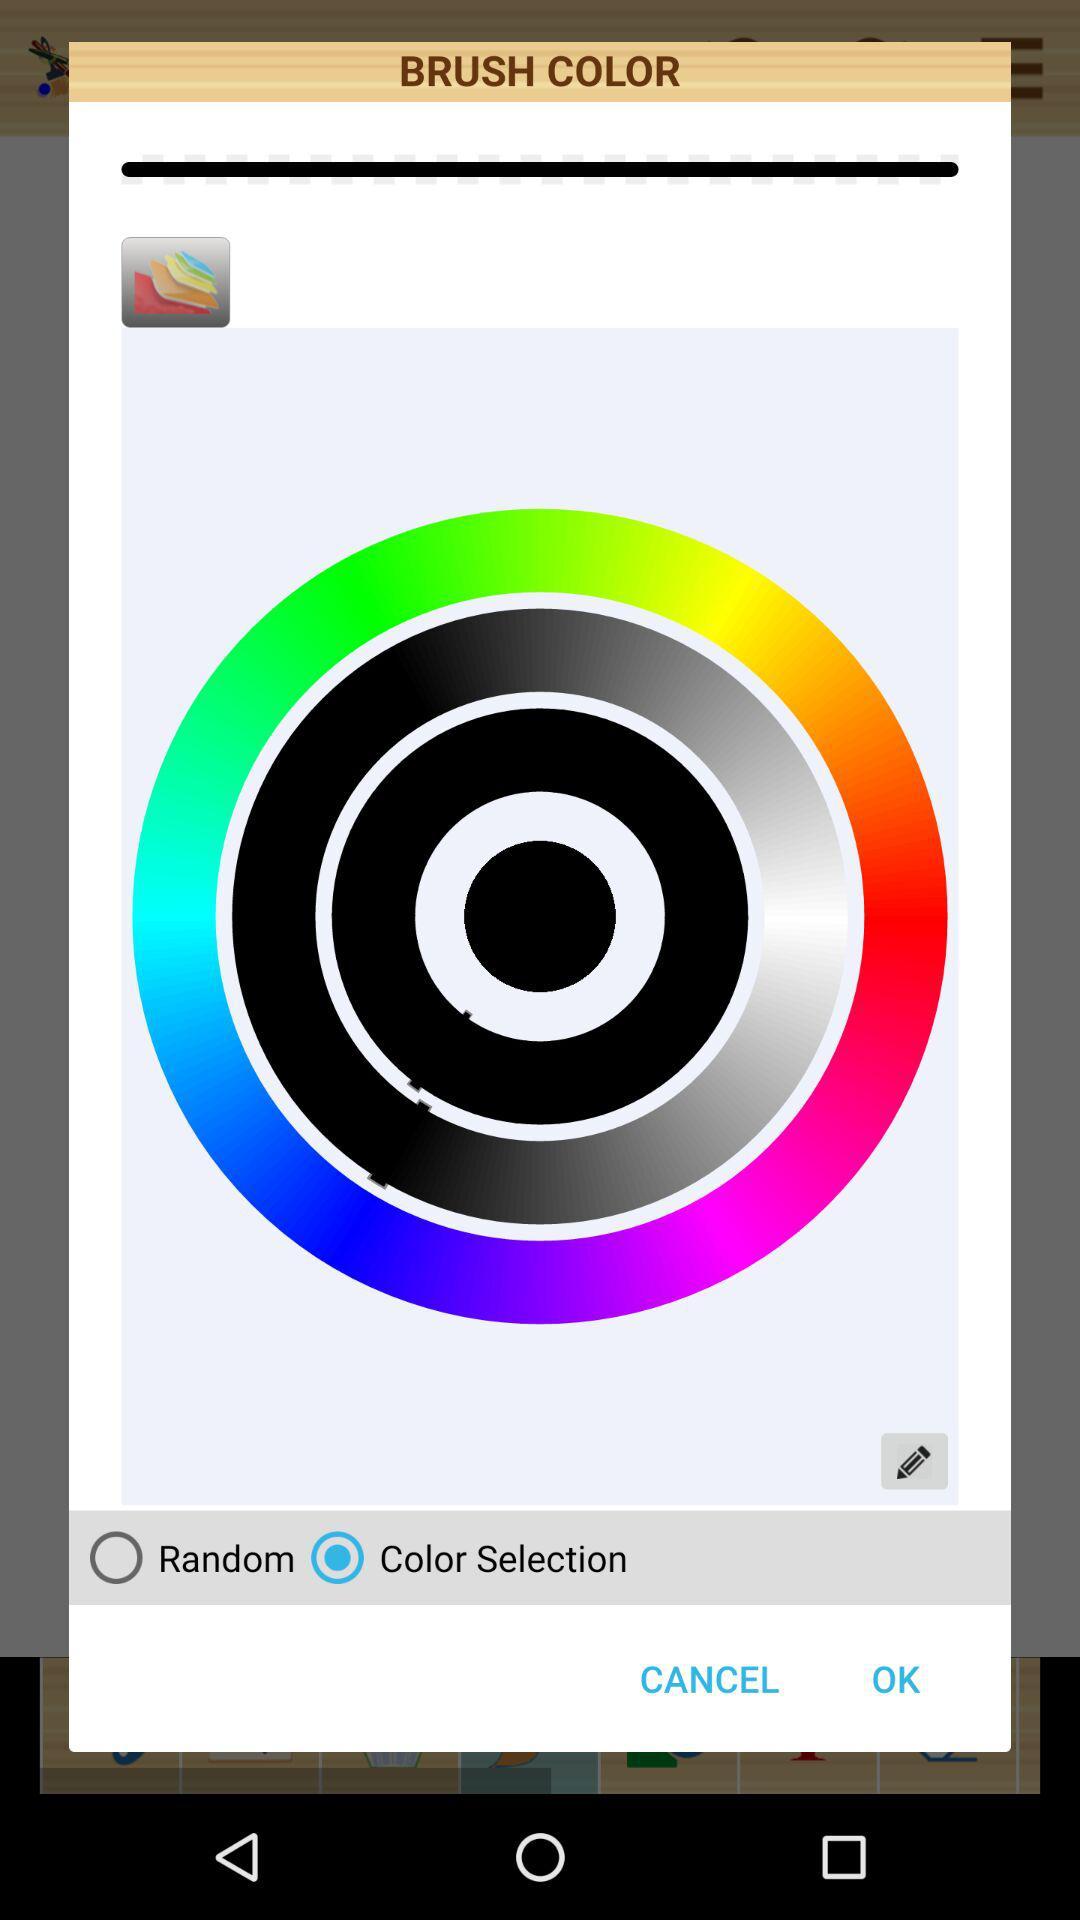 The width and height of the screenshot is (1080, 1920). What do you see at coordinates (461, 1556) in the screenshot?
I see `icon to the left of ok icon` at bounding box center [461, 1556].